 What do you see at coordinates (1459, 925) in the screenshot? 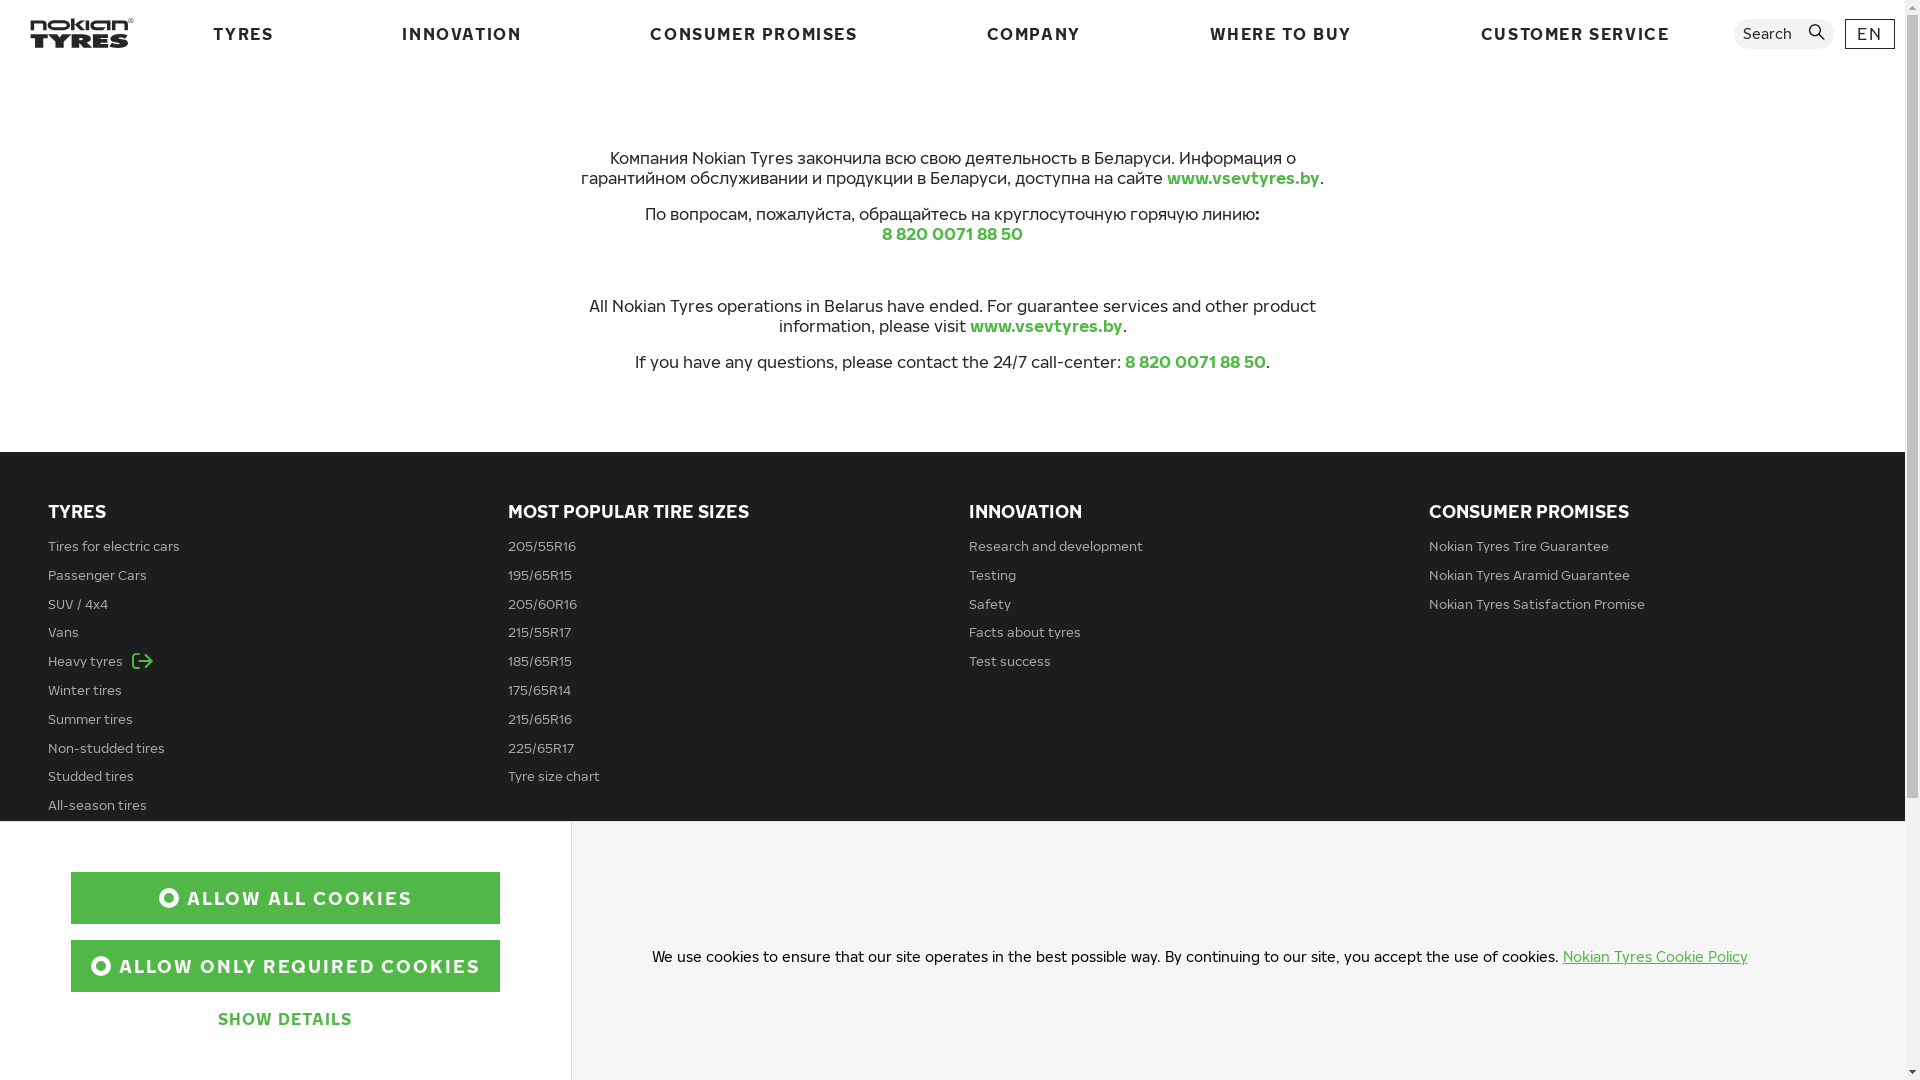
I see `'Feedback'` at bounding box center [1459, 925].